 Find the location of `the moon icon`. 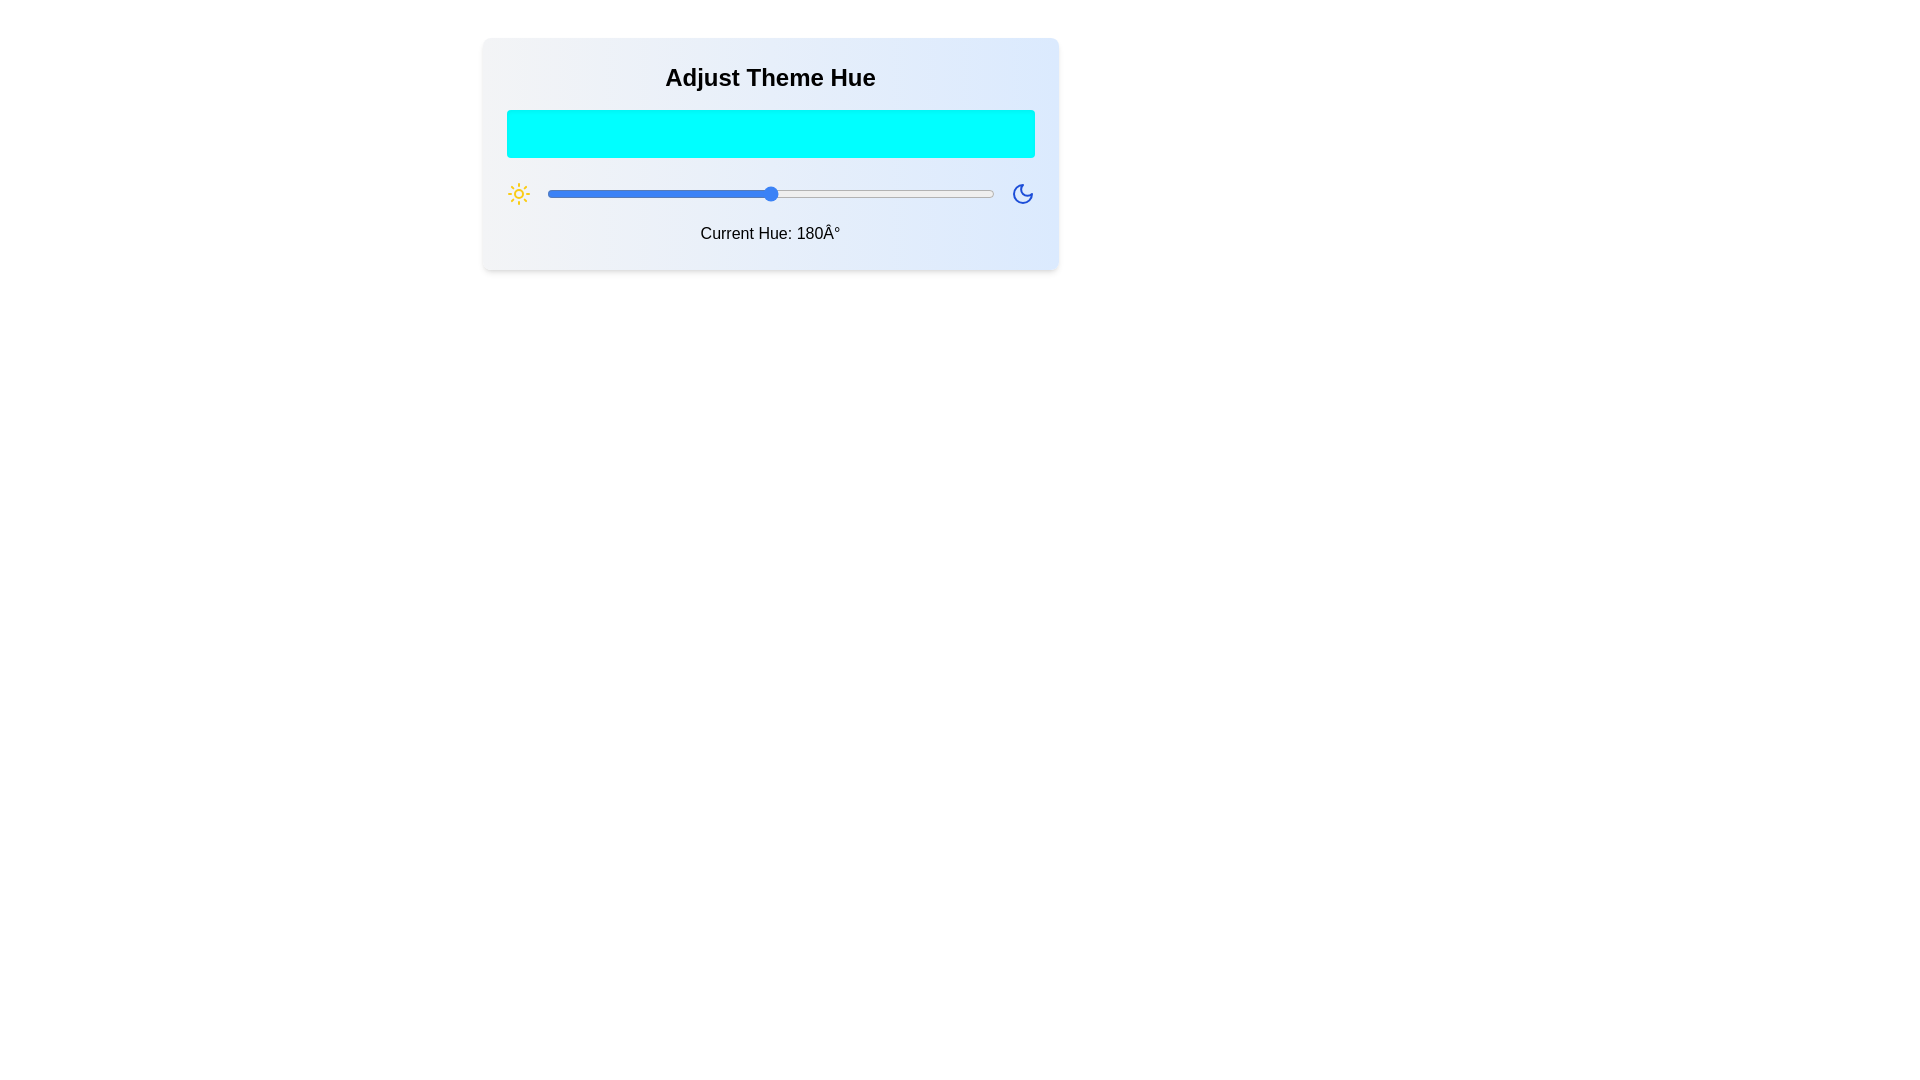

the moon icon is located at coordinates (1022, 193).